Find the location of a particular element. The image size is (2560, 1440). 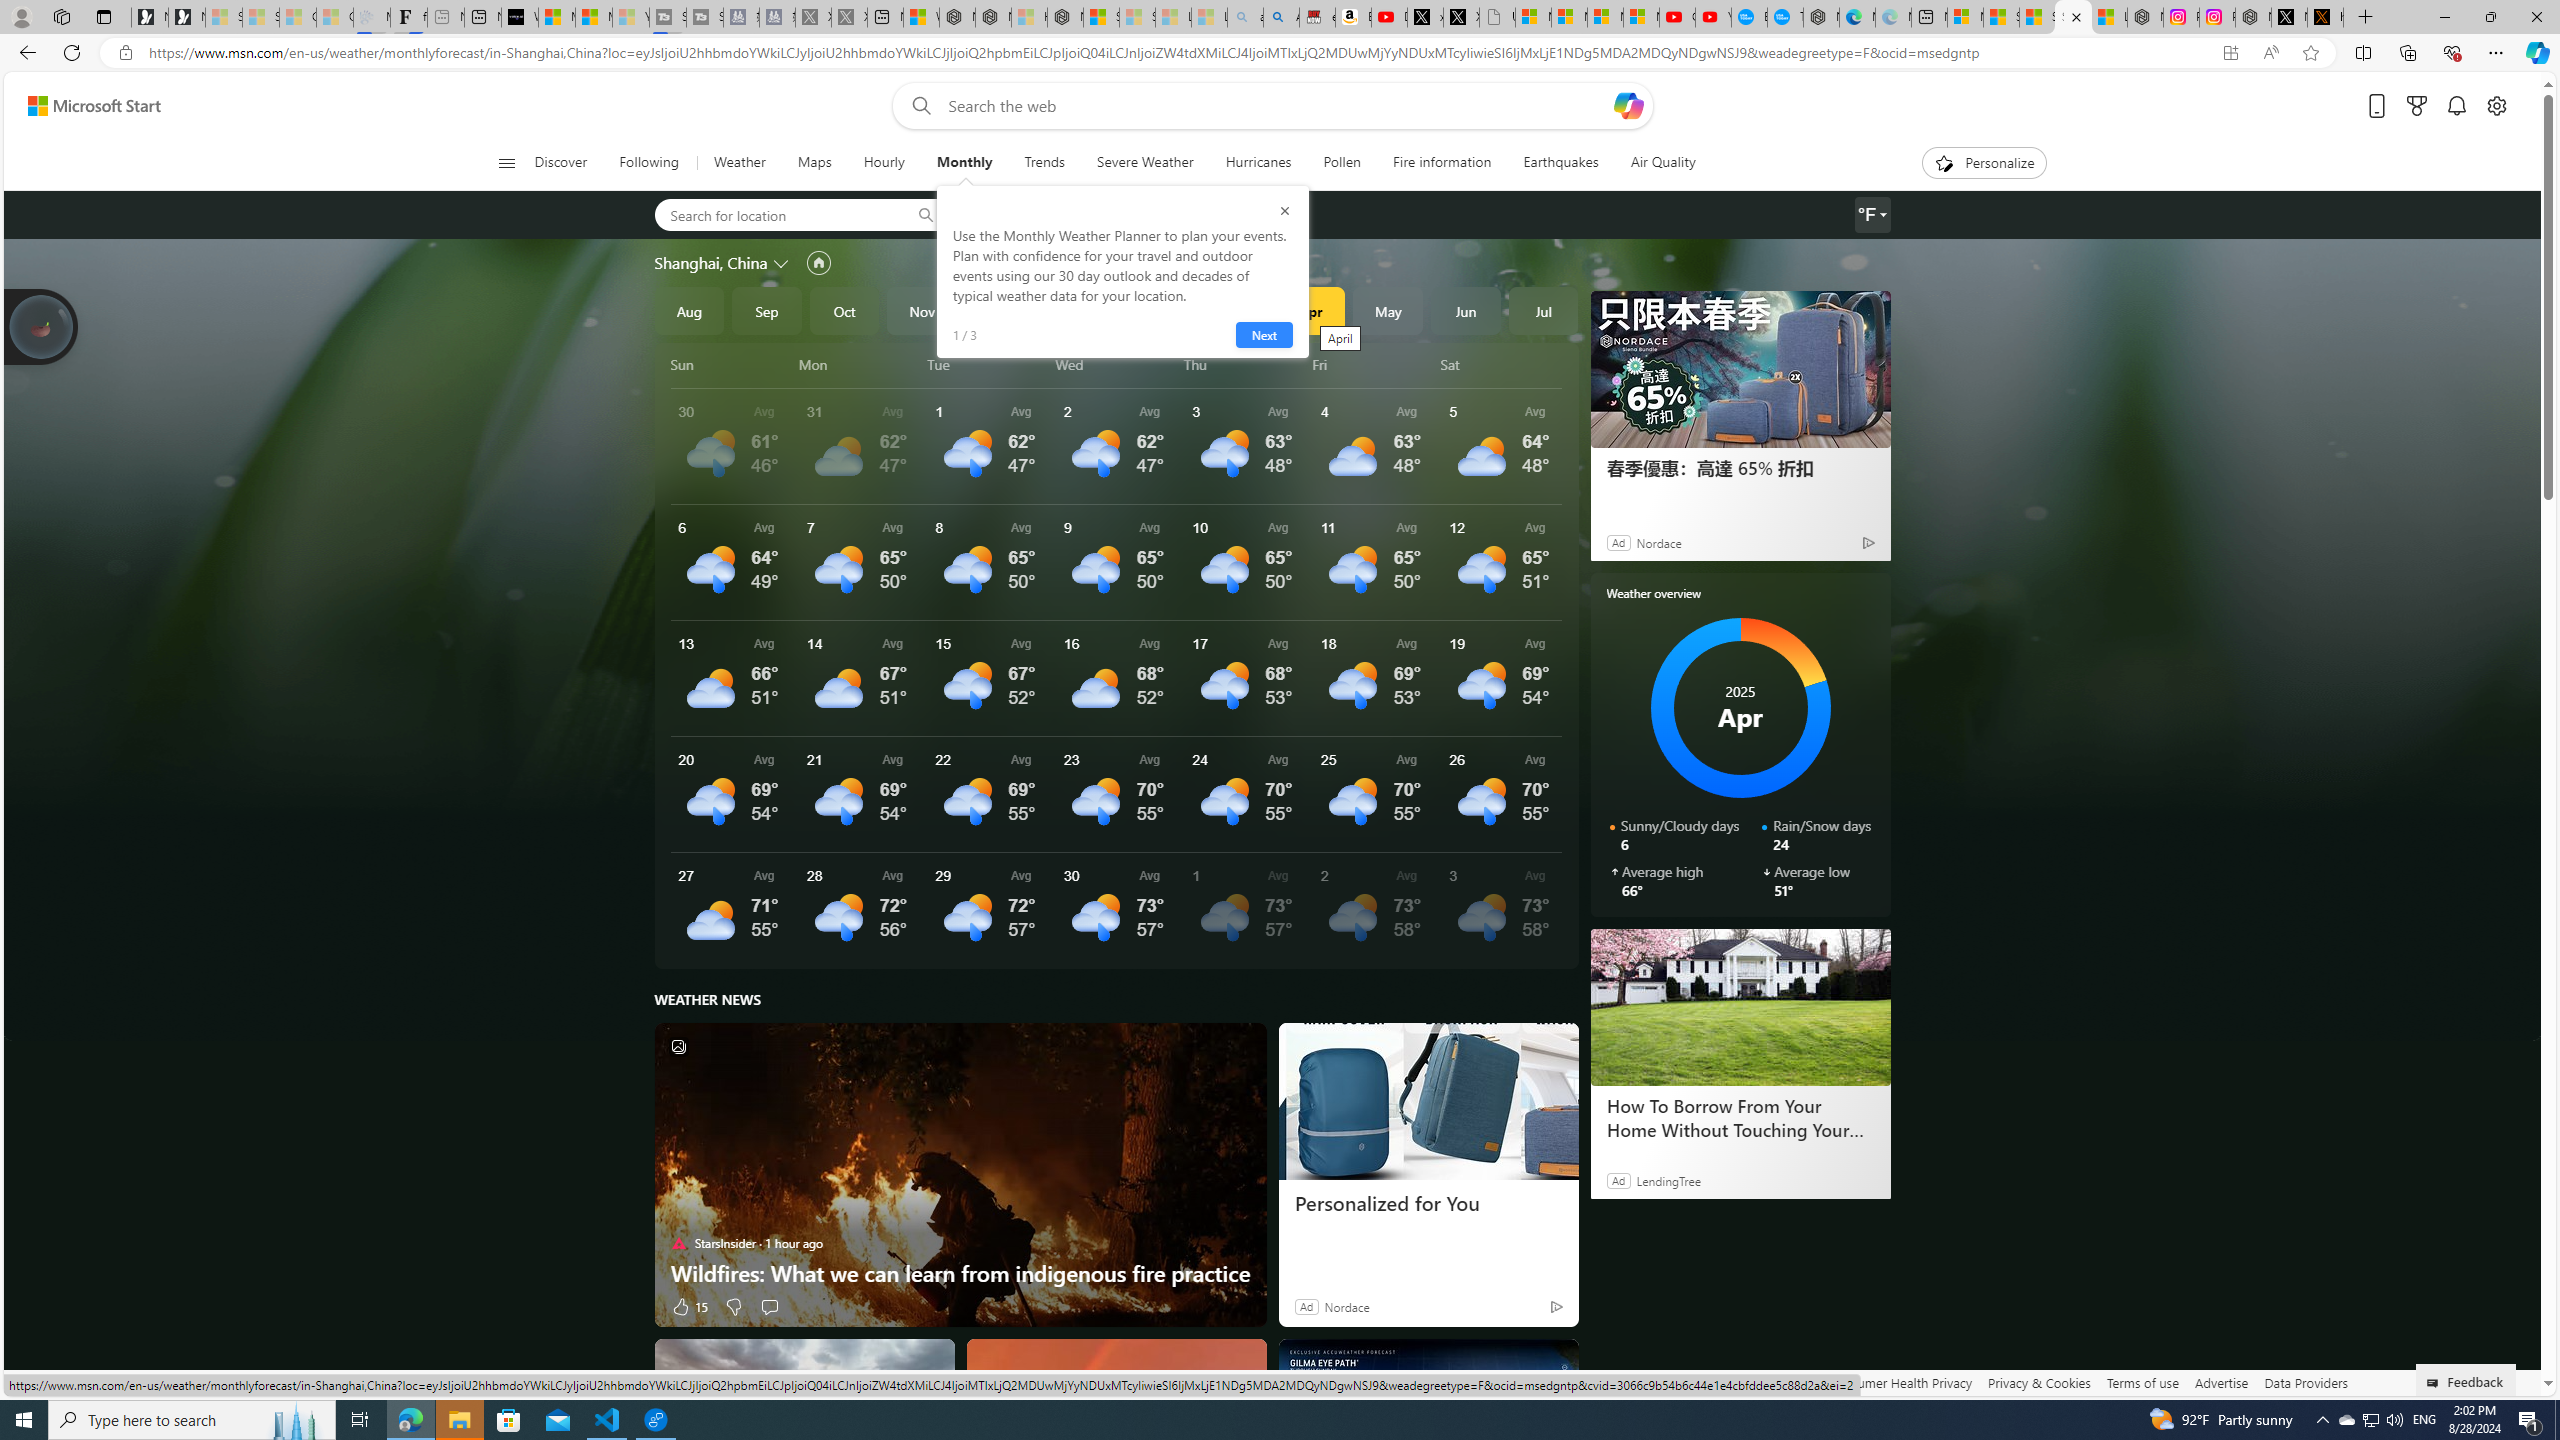

'Apr' is located at coordinates (1309, 310).